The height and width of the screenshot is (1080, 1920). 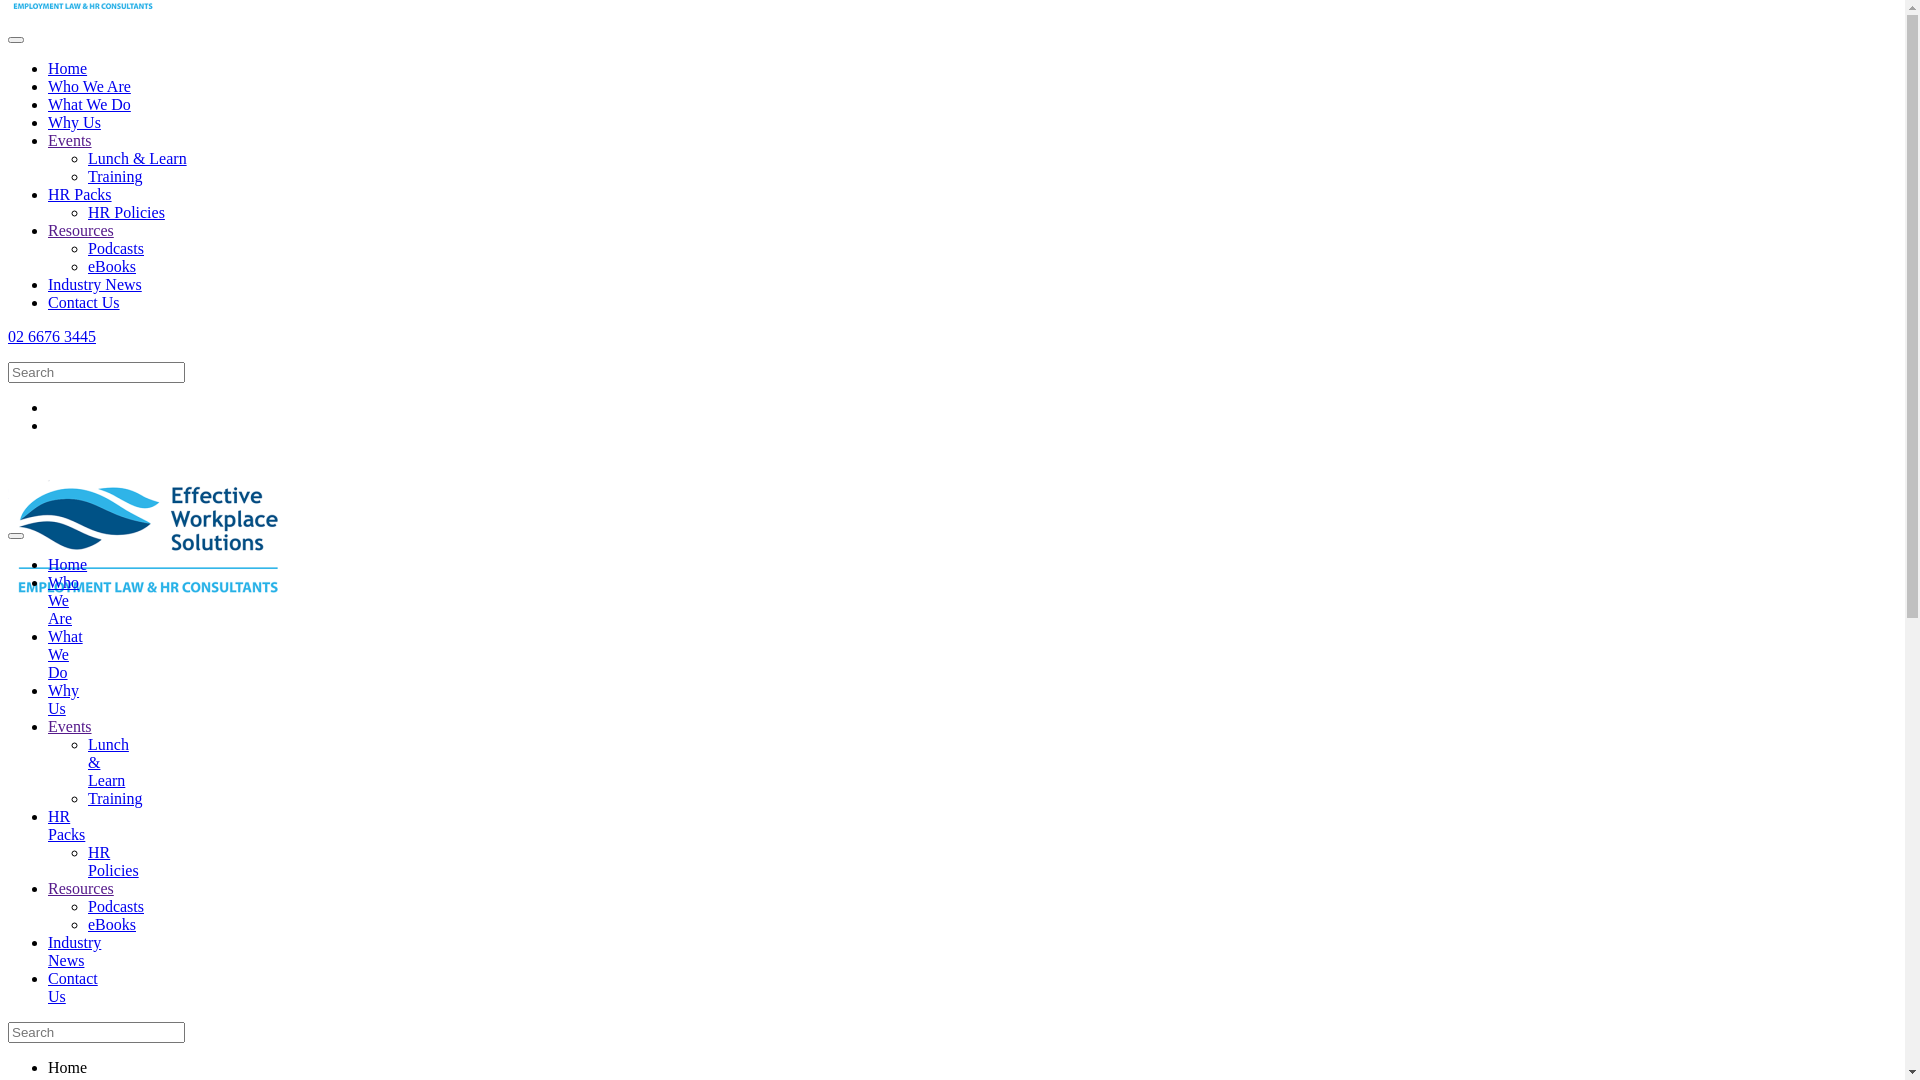 What do you see at coordinates (70, 726) in the screenshot?
I see `'Events'` at bounding box center [70, 726].